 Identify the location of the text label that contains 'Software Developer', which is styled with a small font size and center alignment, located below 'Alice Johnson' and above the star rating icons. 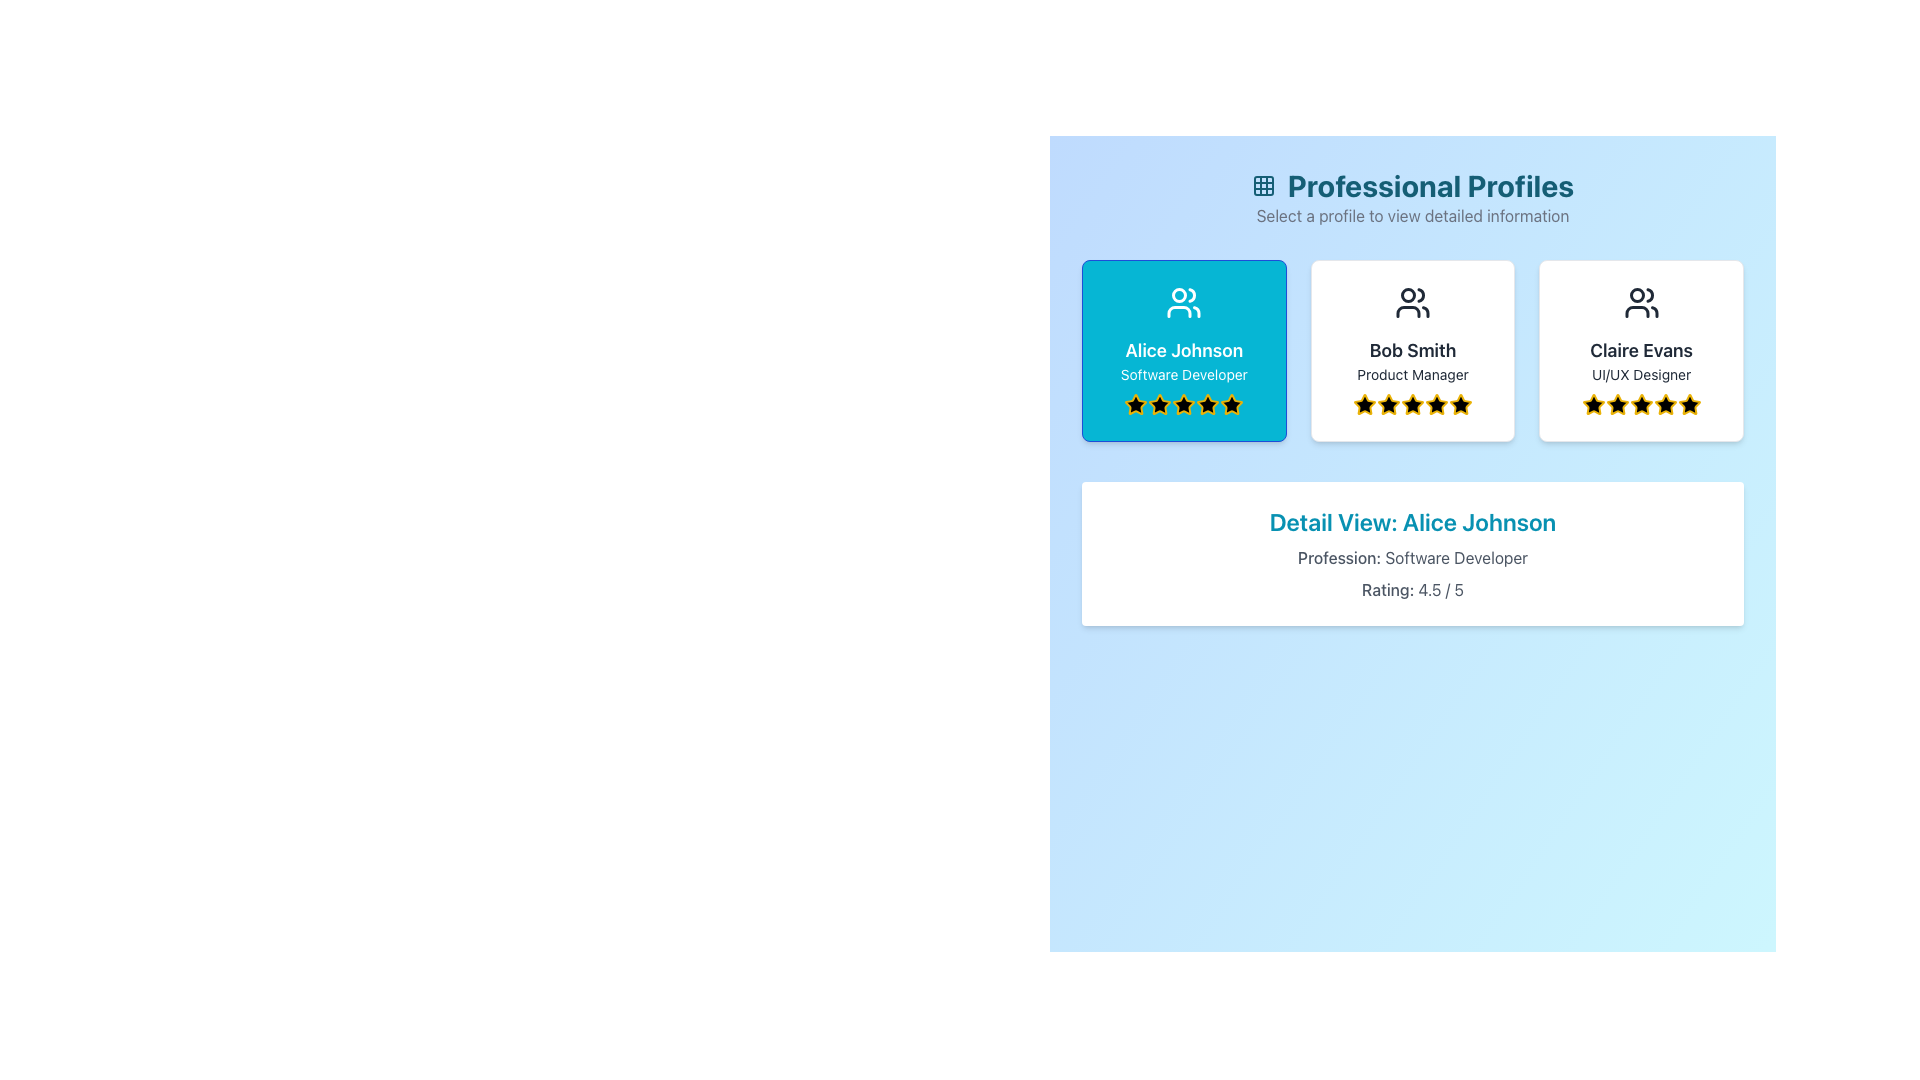
(1184, 374).